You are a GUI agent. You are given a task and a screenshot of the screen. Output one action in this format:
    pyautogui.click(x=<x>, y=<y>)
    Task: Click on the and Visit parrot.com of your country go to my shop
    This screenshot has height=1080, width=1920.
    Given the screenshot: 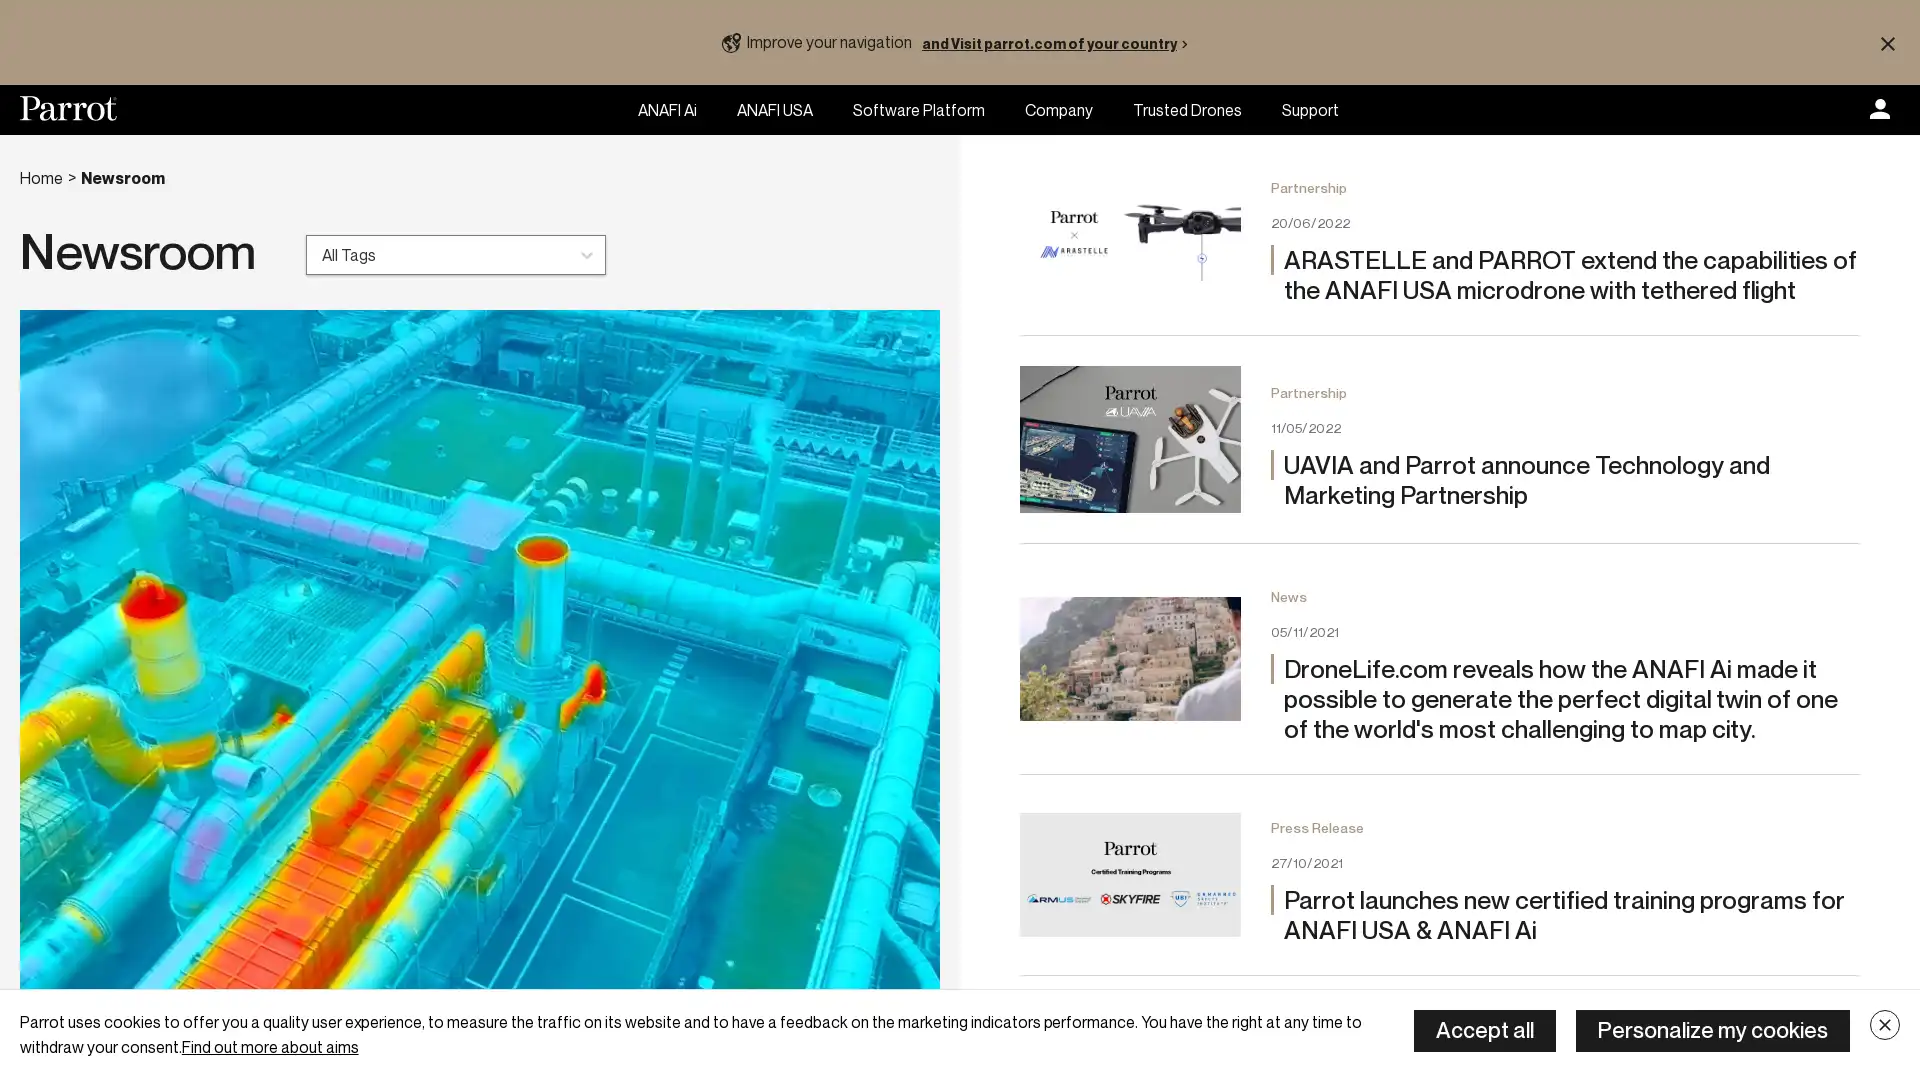 What is the action you would take?
    pyautogui.click(x=1058, y=42)
    